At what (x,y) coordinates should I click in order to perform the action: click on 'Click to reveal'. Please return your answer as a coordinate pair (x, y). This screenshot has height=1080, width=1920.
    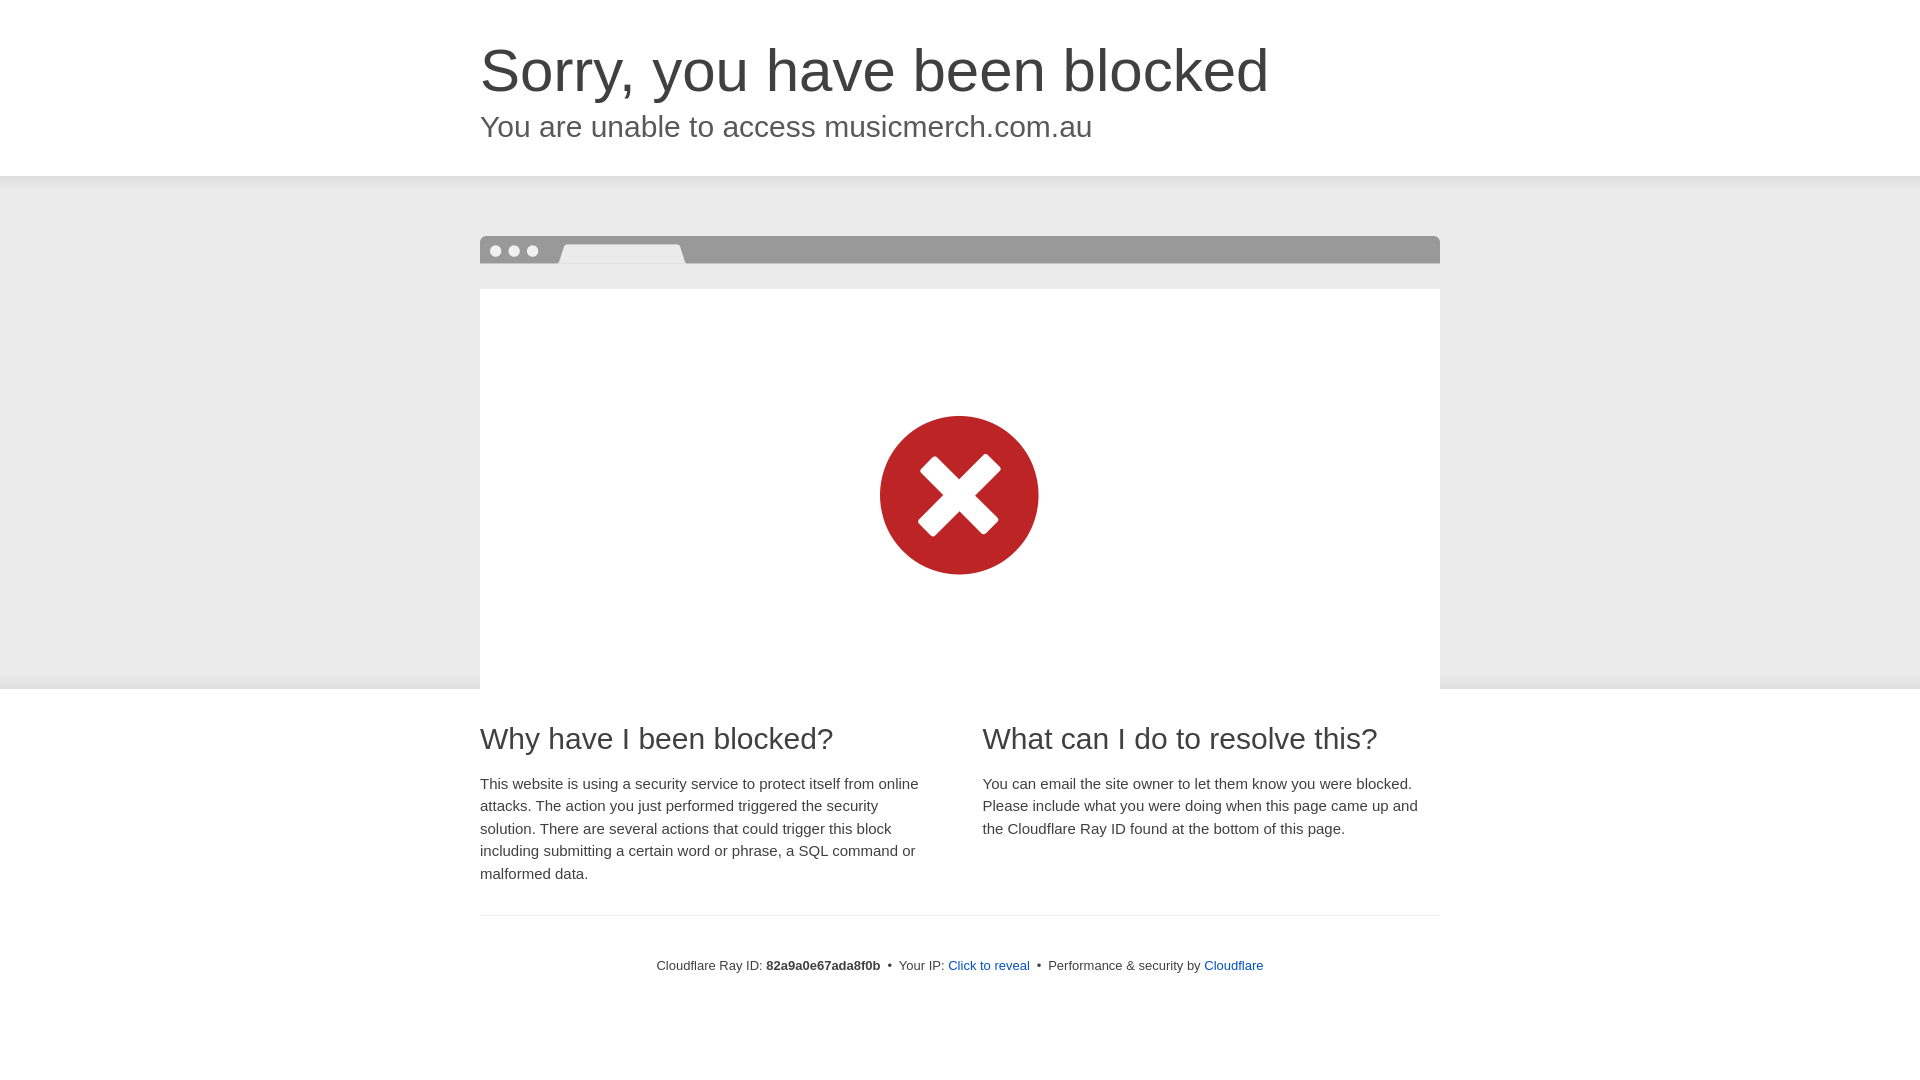
    Looking at the image, I should click on (988, 964).